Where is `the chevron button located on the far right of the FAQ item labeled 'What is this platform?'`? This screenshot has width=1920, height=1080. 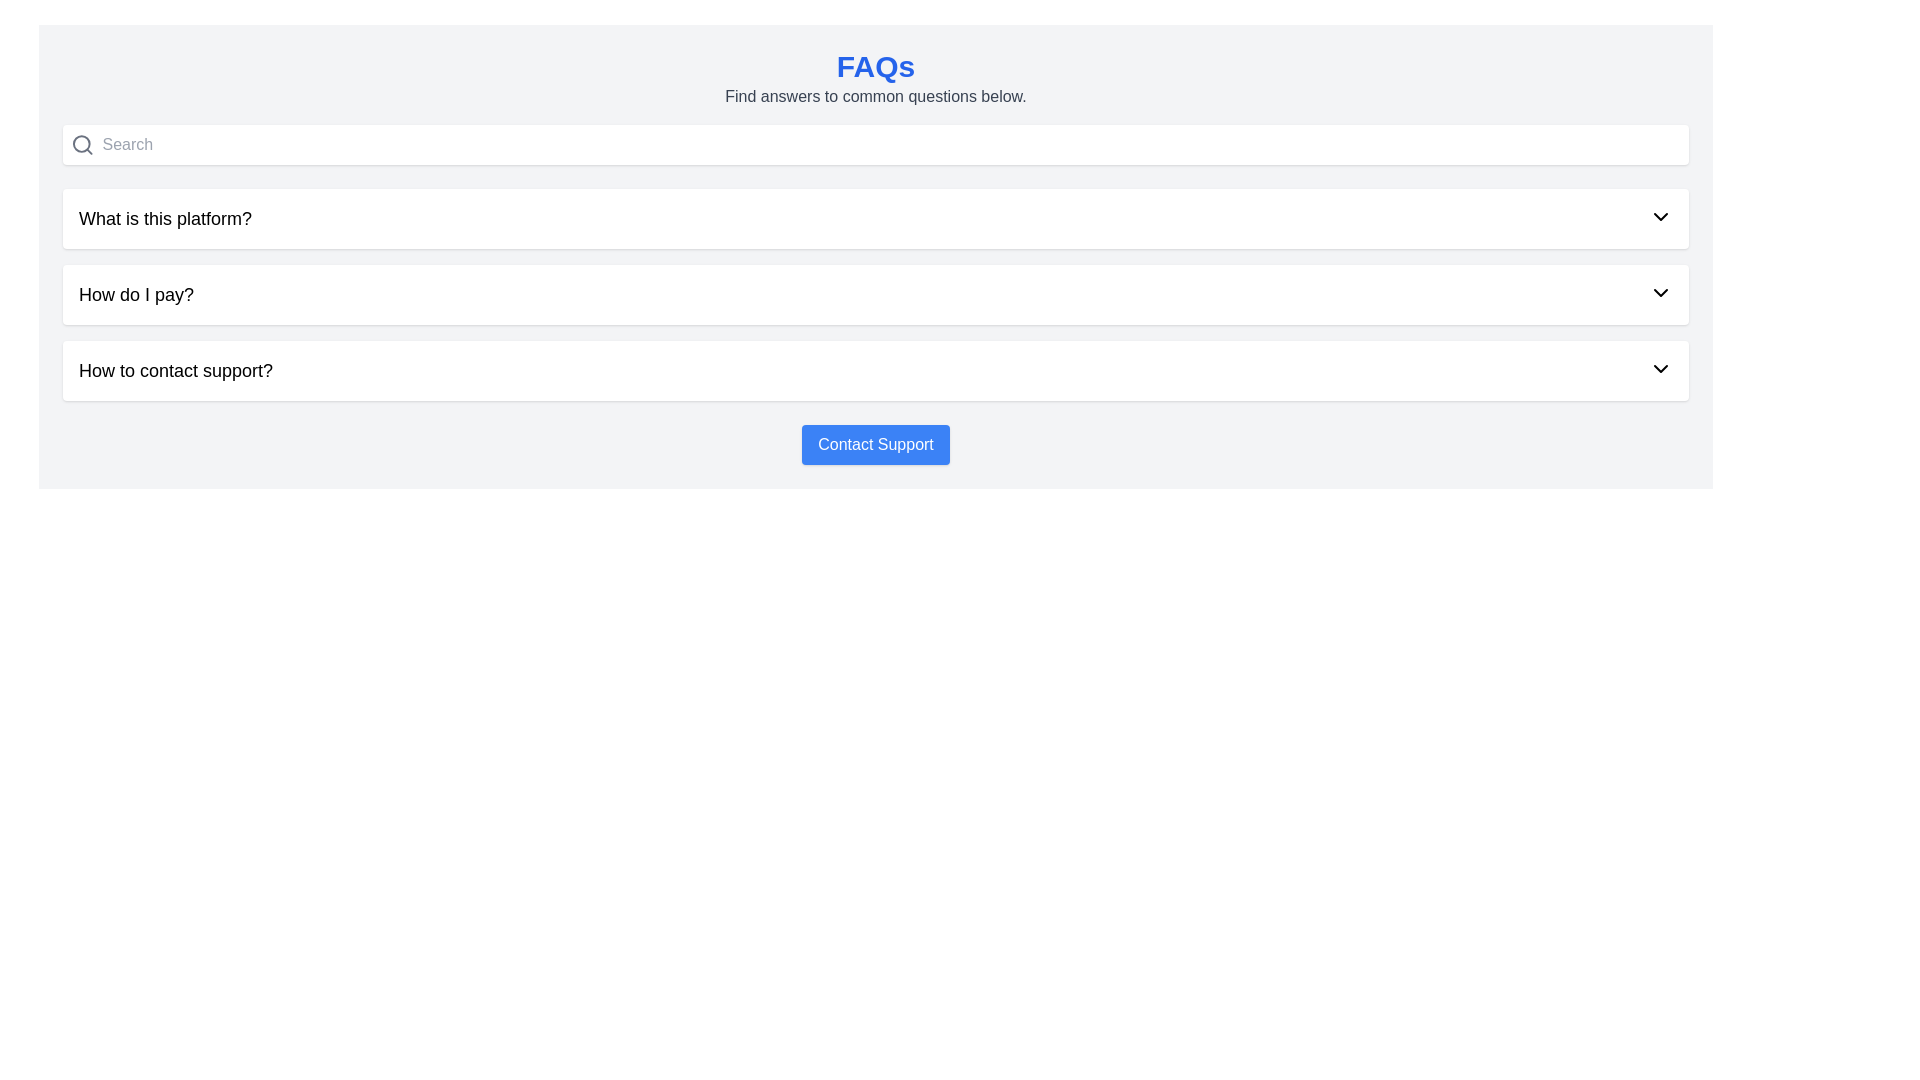
the chevron button located on the far right of the FAQ item labeled 'What is this platform?' is located at coordinates (1660, 216).